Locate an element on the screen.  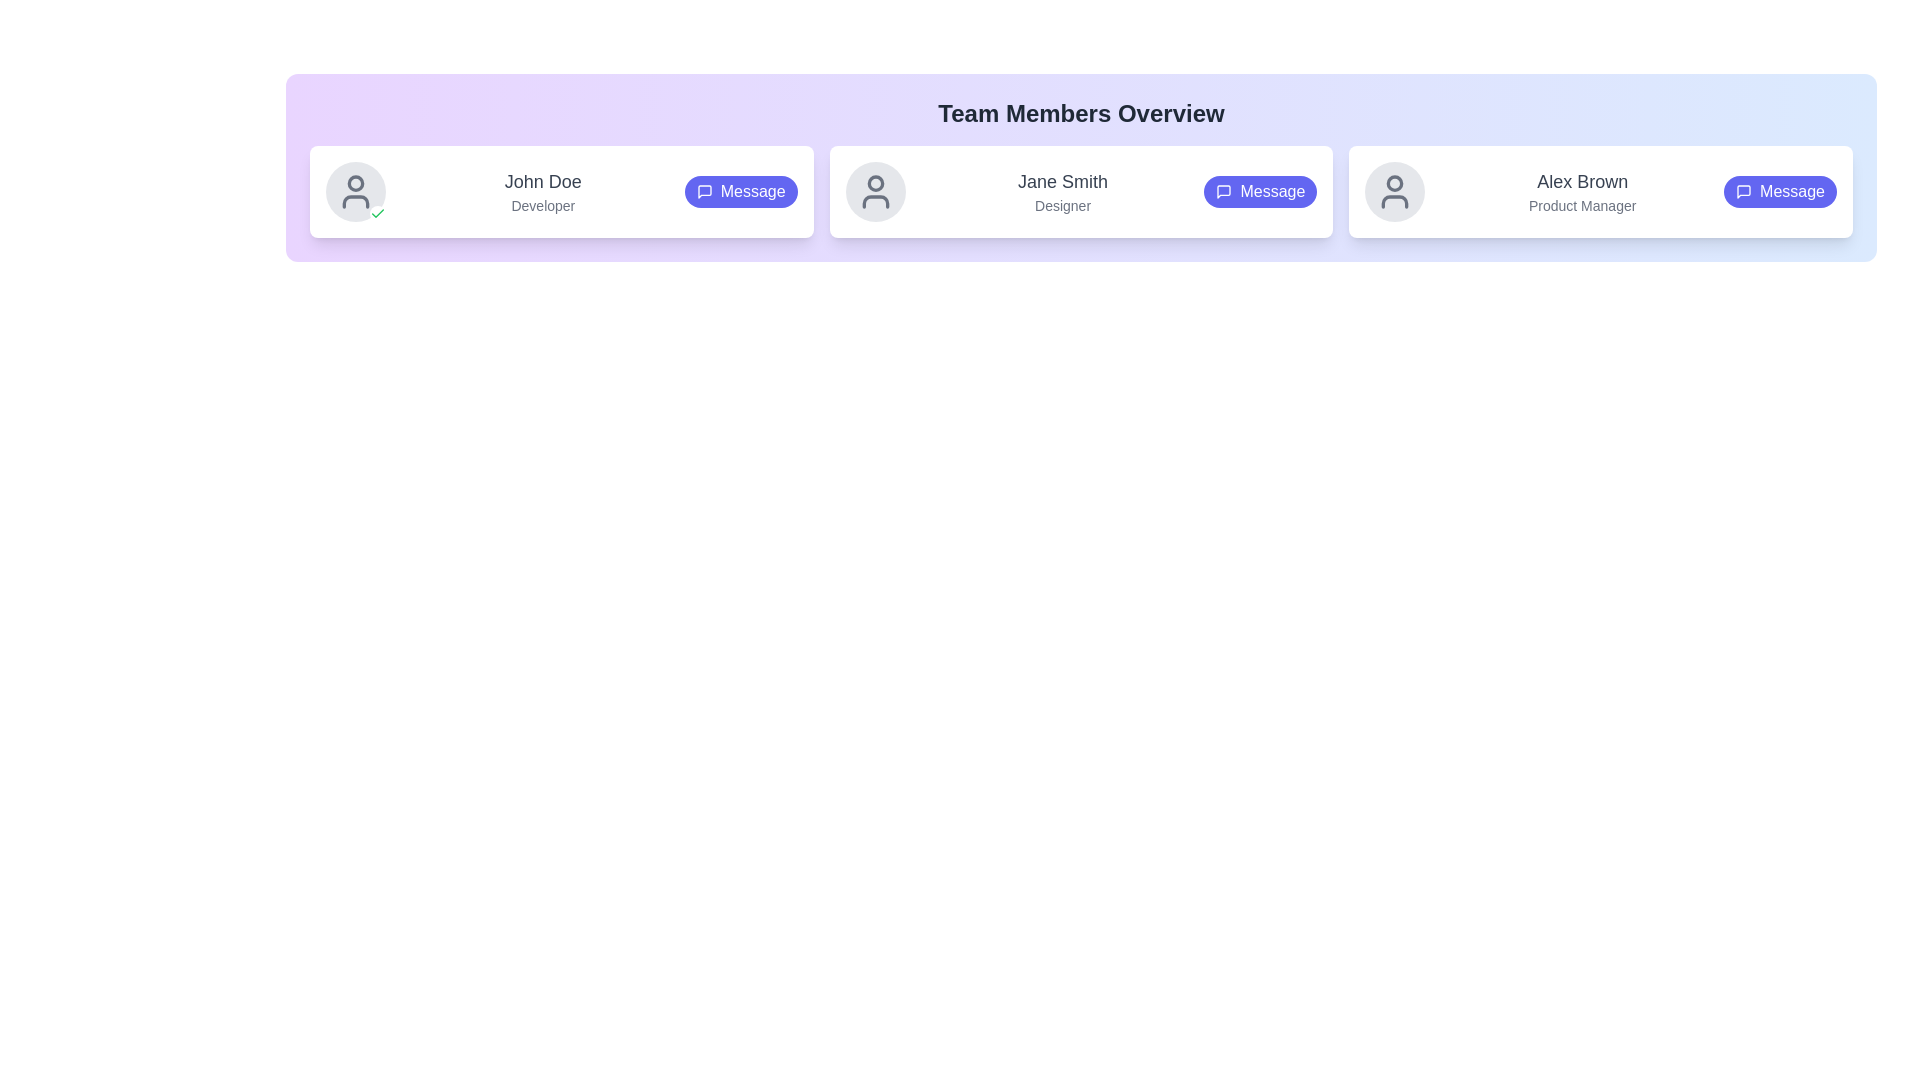
the profile or avatar icon located in the upper-left corner of the card labeled 'Jane Smith' and 'Designer' is located at coordinates (875, 192).